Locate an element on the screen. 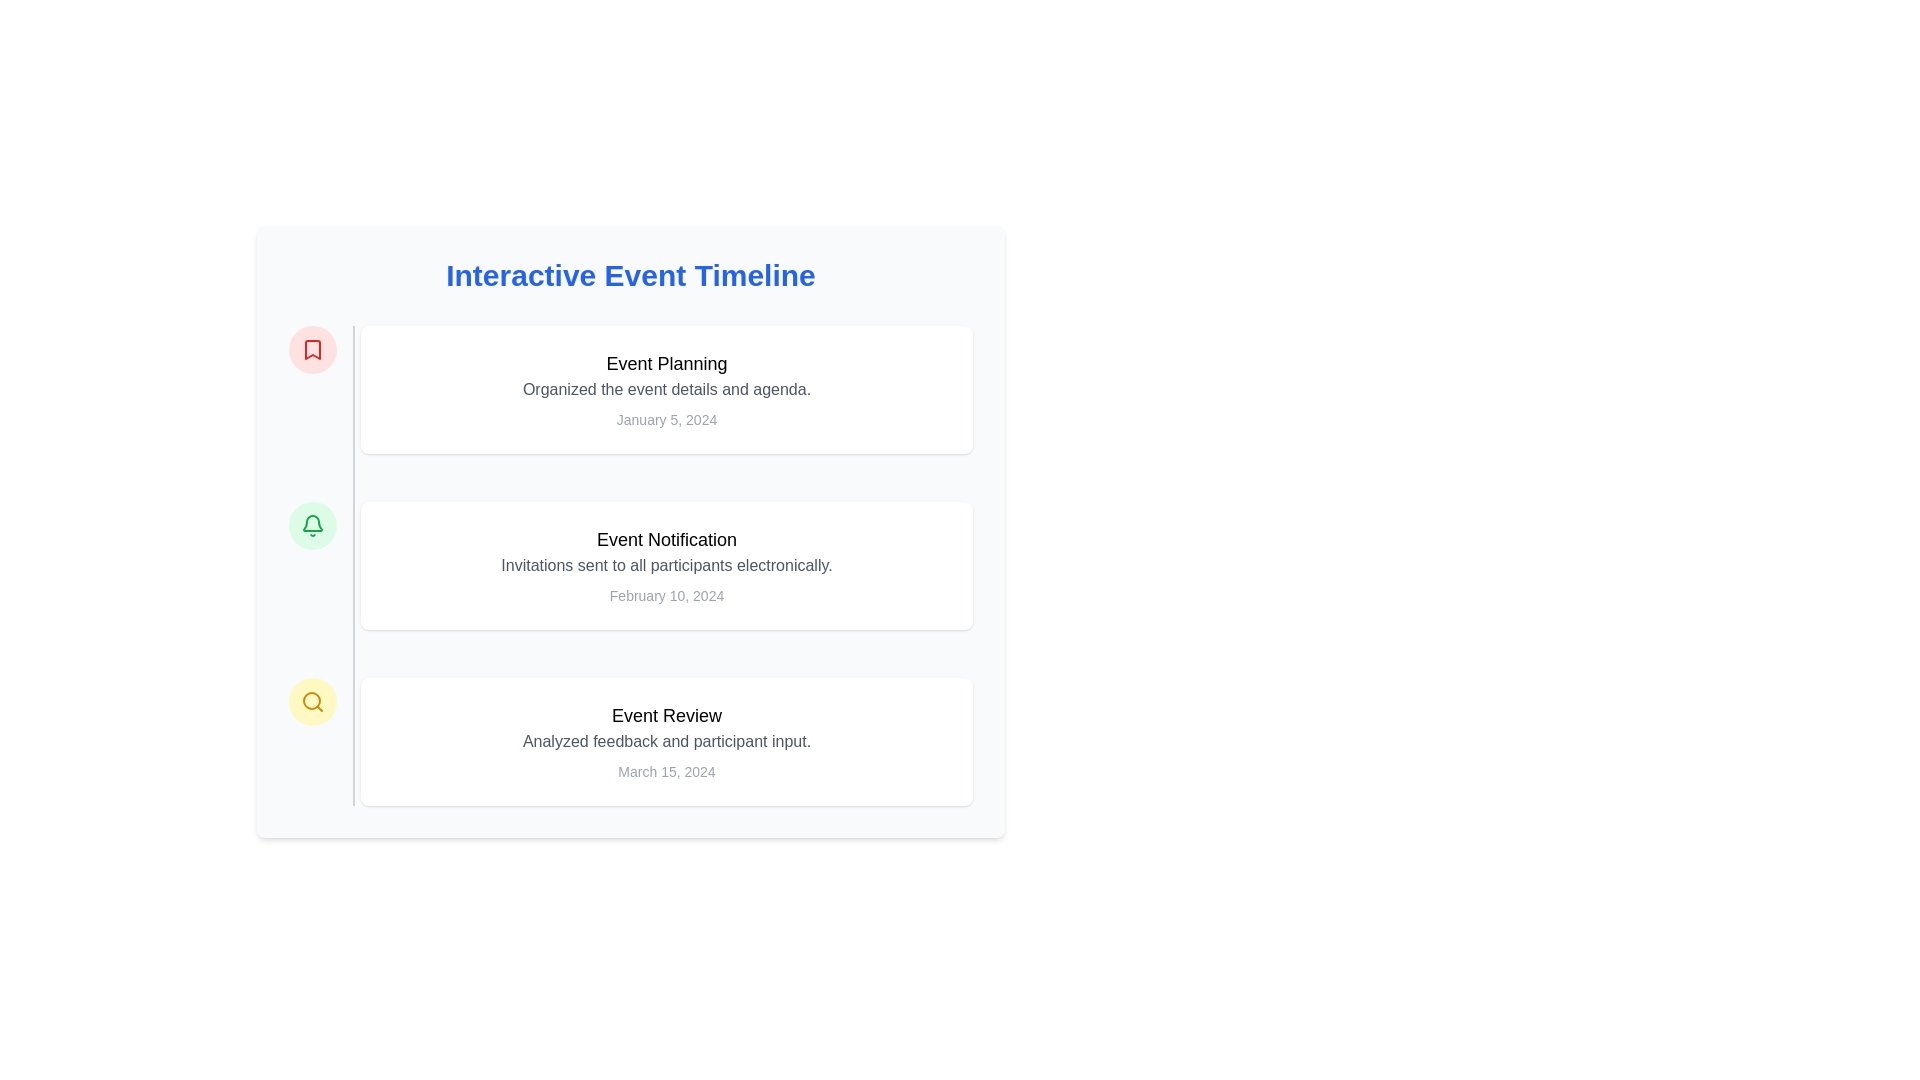 This screenshot has height=1080, width=1920. details from the third card in the vertical list, which contains the title 'Event Review', the description 'Analyzed feedback and participant input', and the date 'March 15, 2024' is located at coordinates (667, 741).